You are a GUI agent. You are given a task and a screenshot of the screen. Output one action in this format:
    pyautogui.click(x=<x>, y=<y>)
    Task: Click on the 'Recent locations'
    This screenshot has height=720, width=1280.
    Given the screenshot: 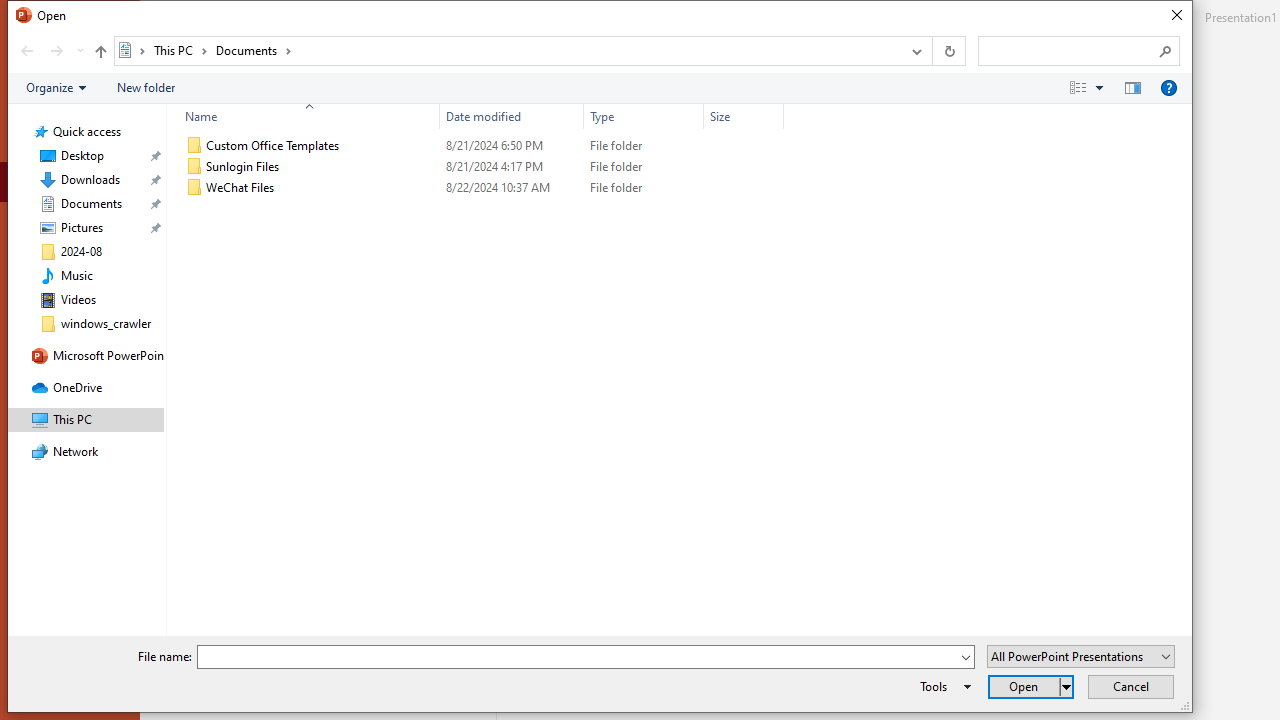 What is the action you would take?
    pyautogui.click(x=79, y=50)
    